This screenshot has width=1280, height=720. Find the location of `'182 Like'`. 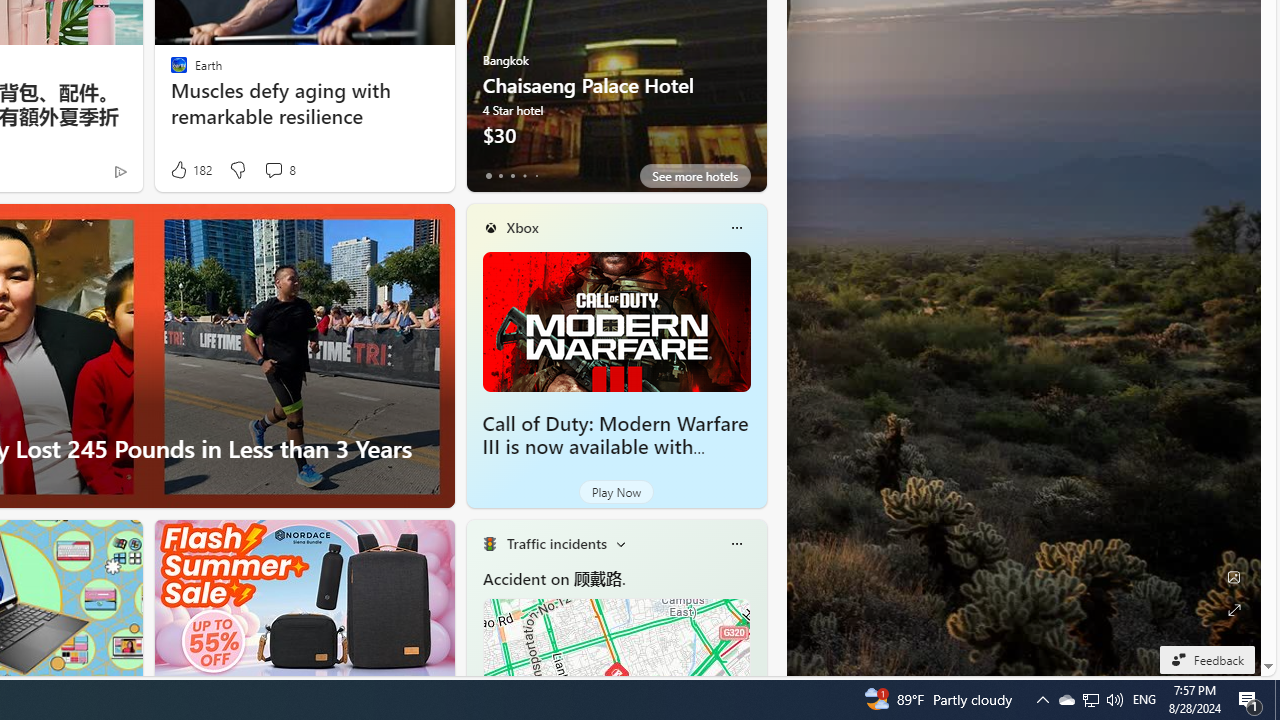

'182 Like' is located at coordinates (190, 169).